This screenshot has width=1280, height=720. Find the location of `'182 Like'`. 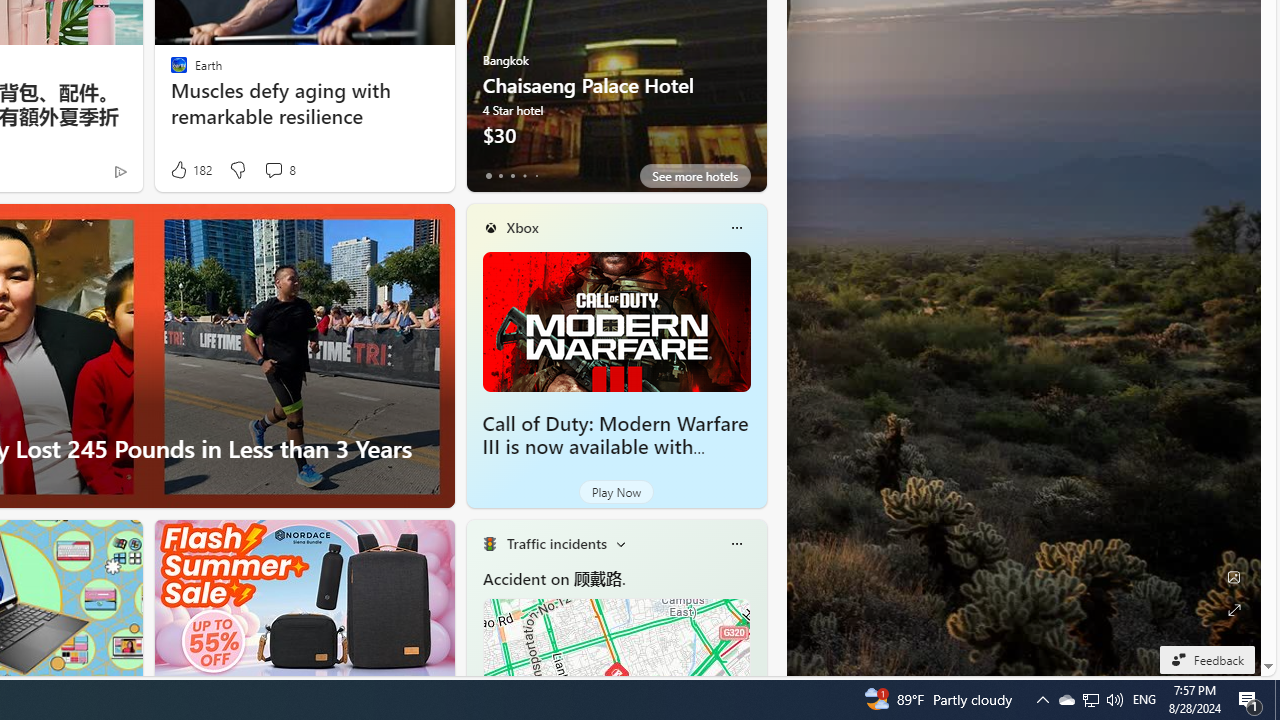

'182 Like' is located at coordinates (190, 169).